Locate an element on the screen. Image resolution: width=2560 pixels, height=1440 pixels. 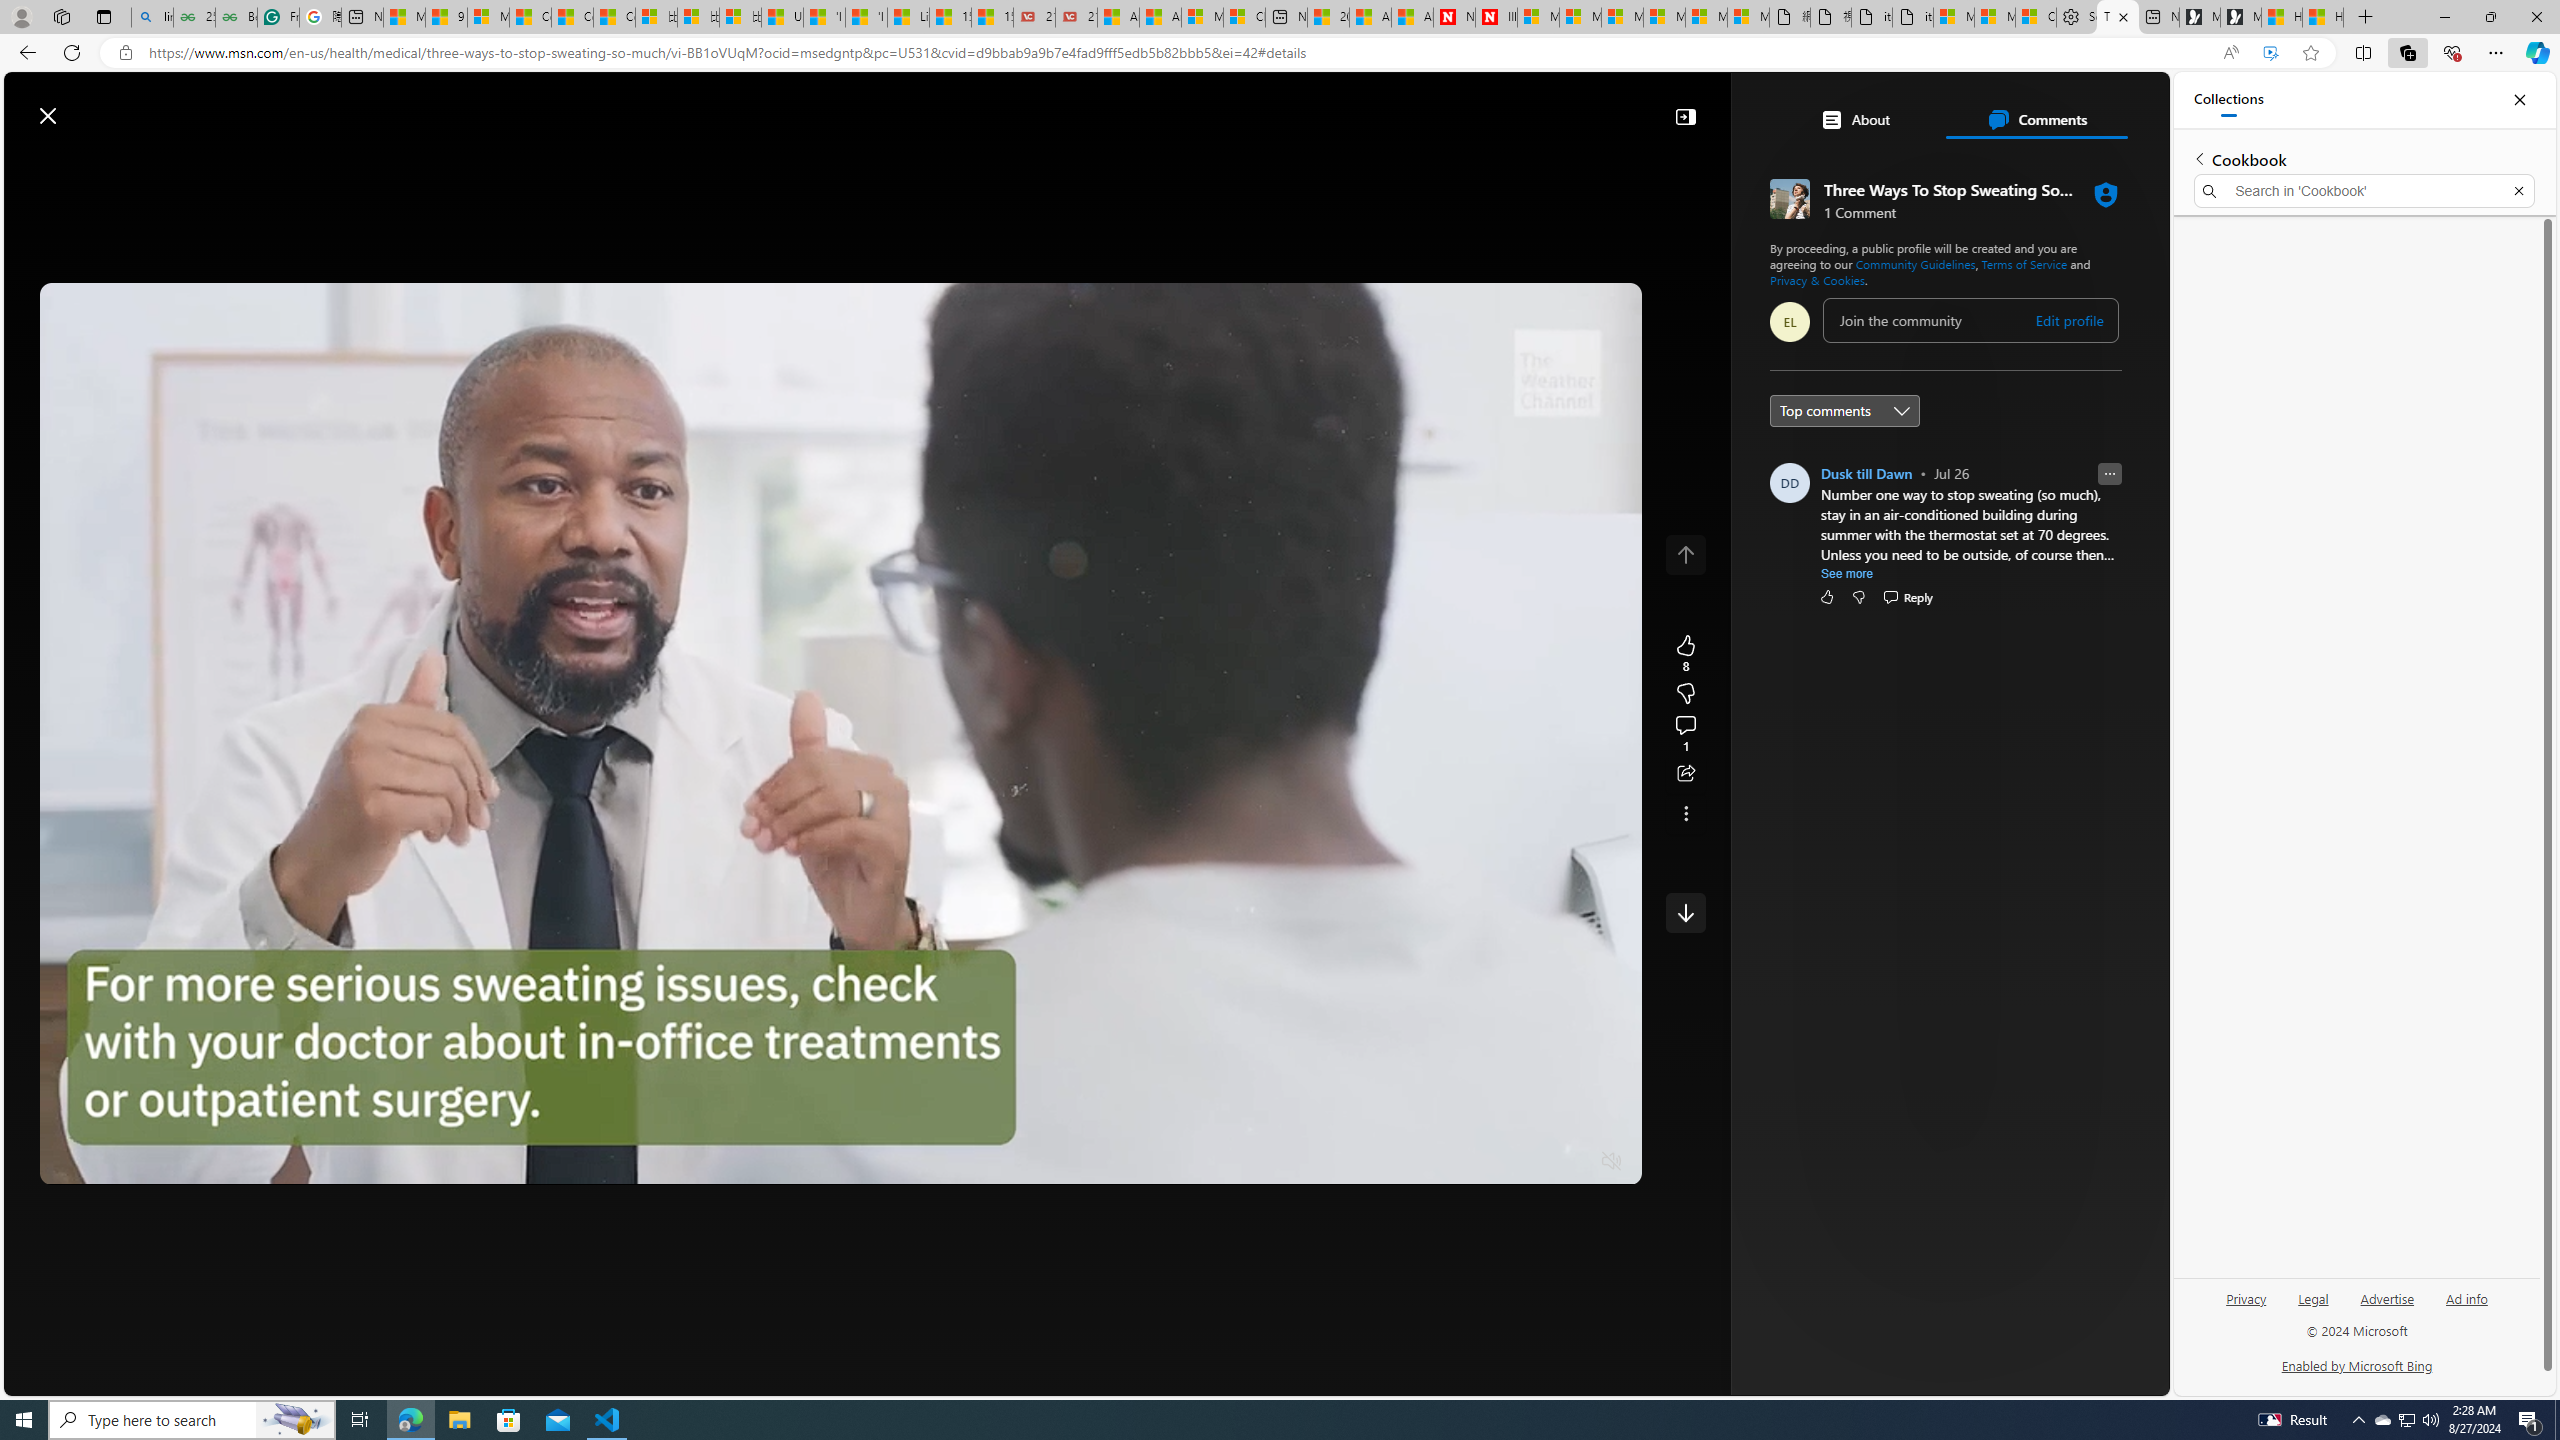
'Exit search' is located at coordinates (2519, 191).